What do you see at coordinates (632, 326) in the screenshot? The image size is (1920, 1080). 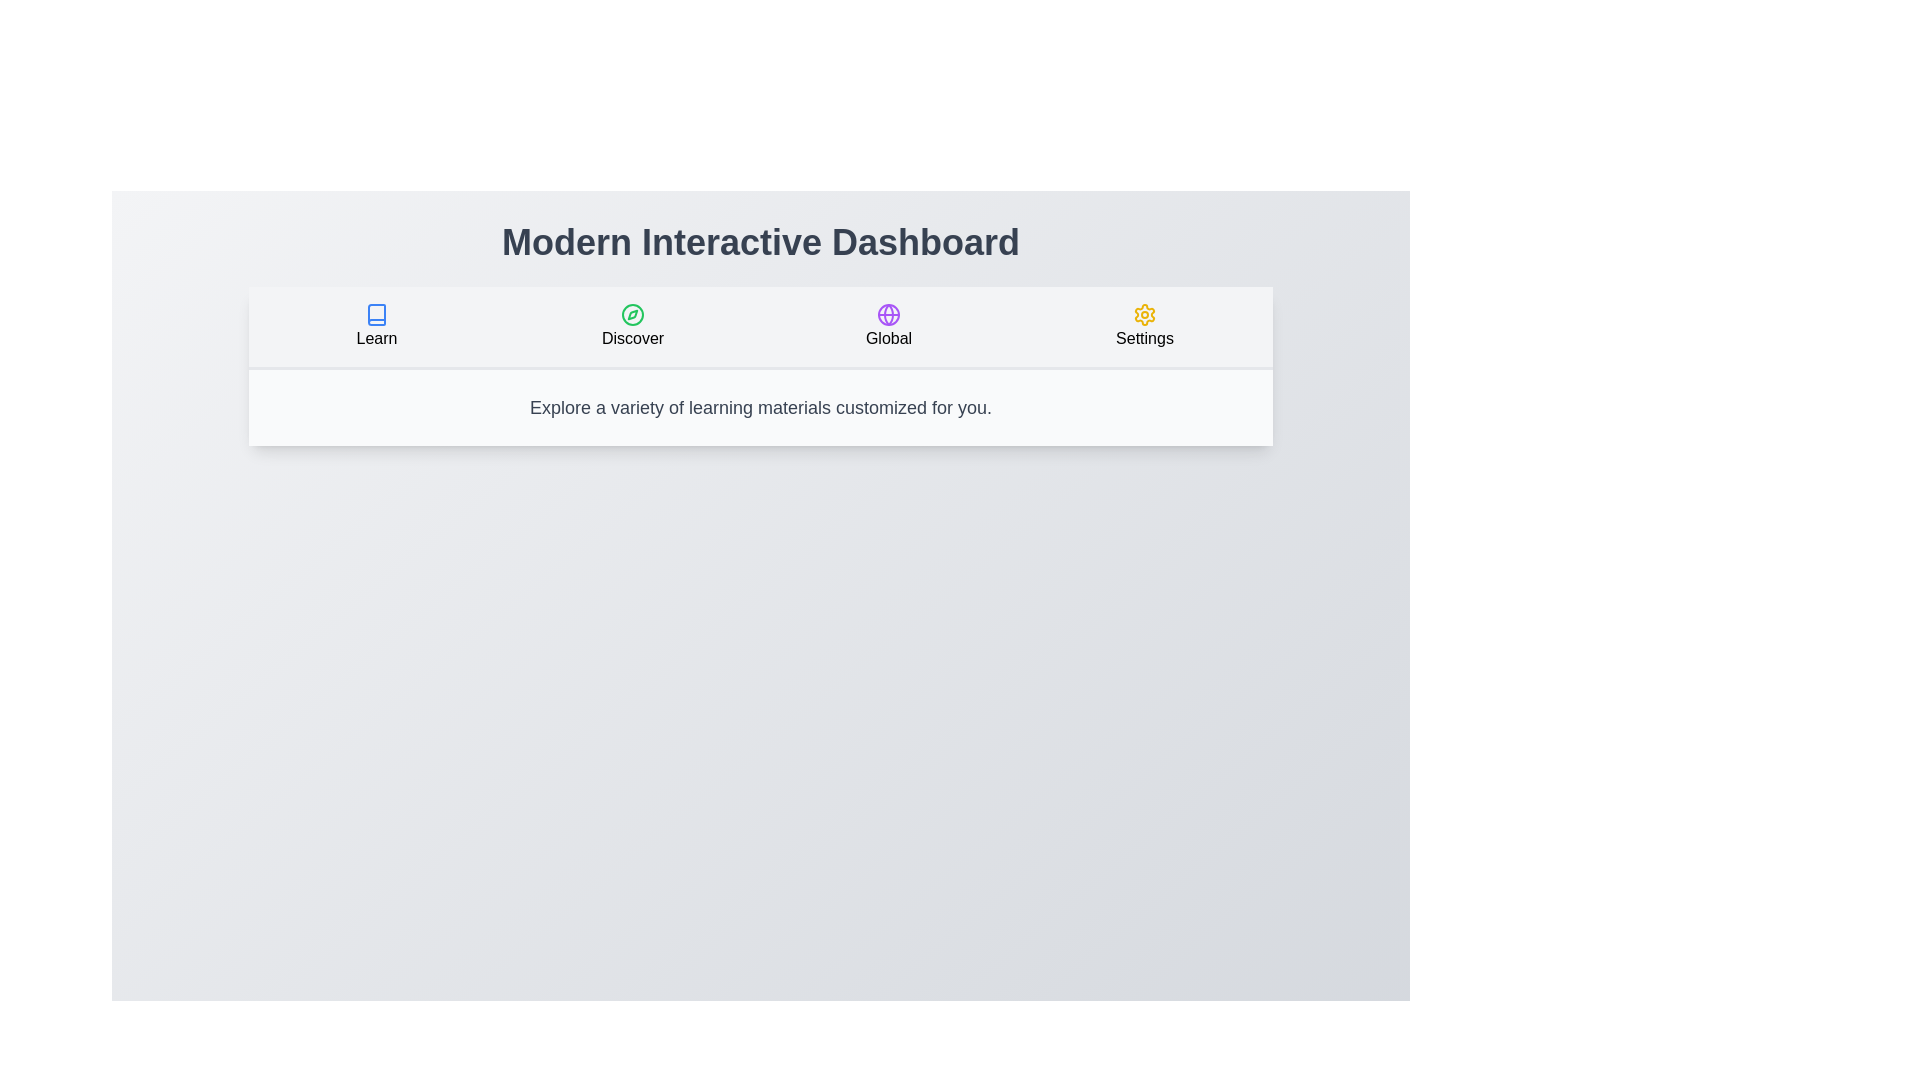 I see `the 'Discover' navigation button located in the horizontal navigation bar, positioned second from the left, between 'Learn' and 'Global'` at bounding box center [632, 326].